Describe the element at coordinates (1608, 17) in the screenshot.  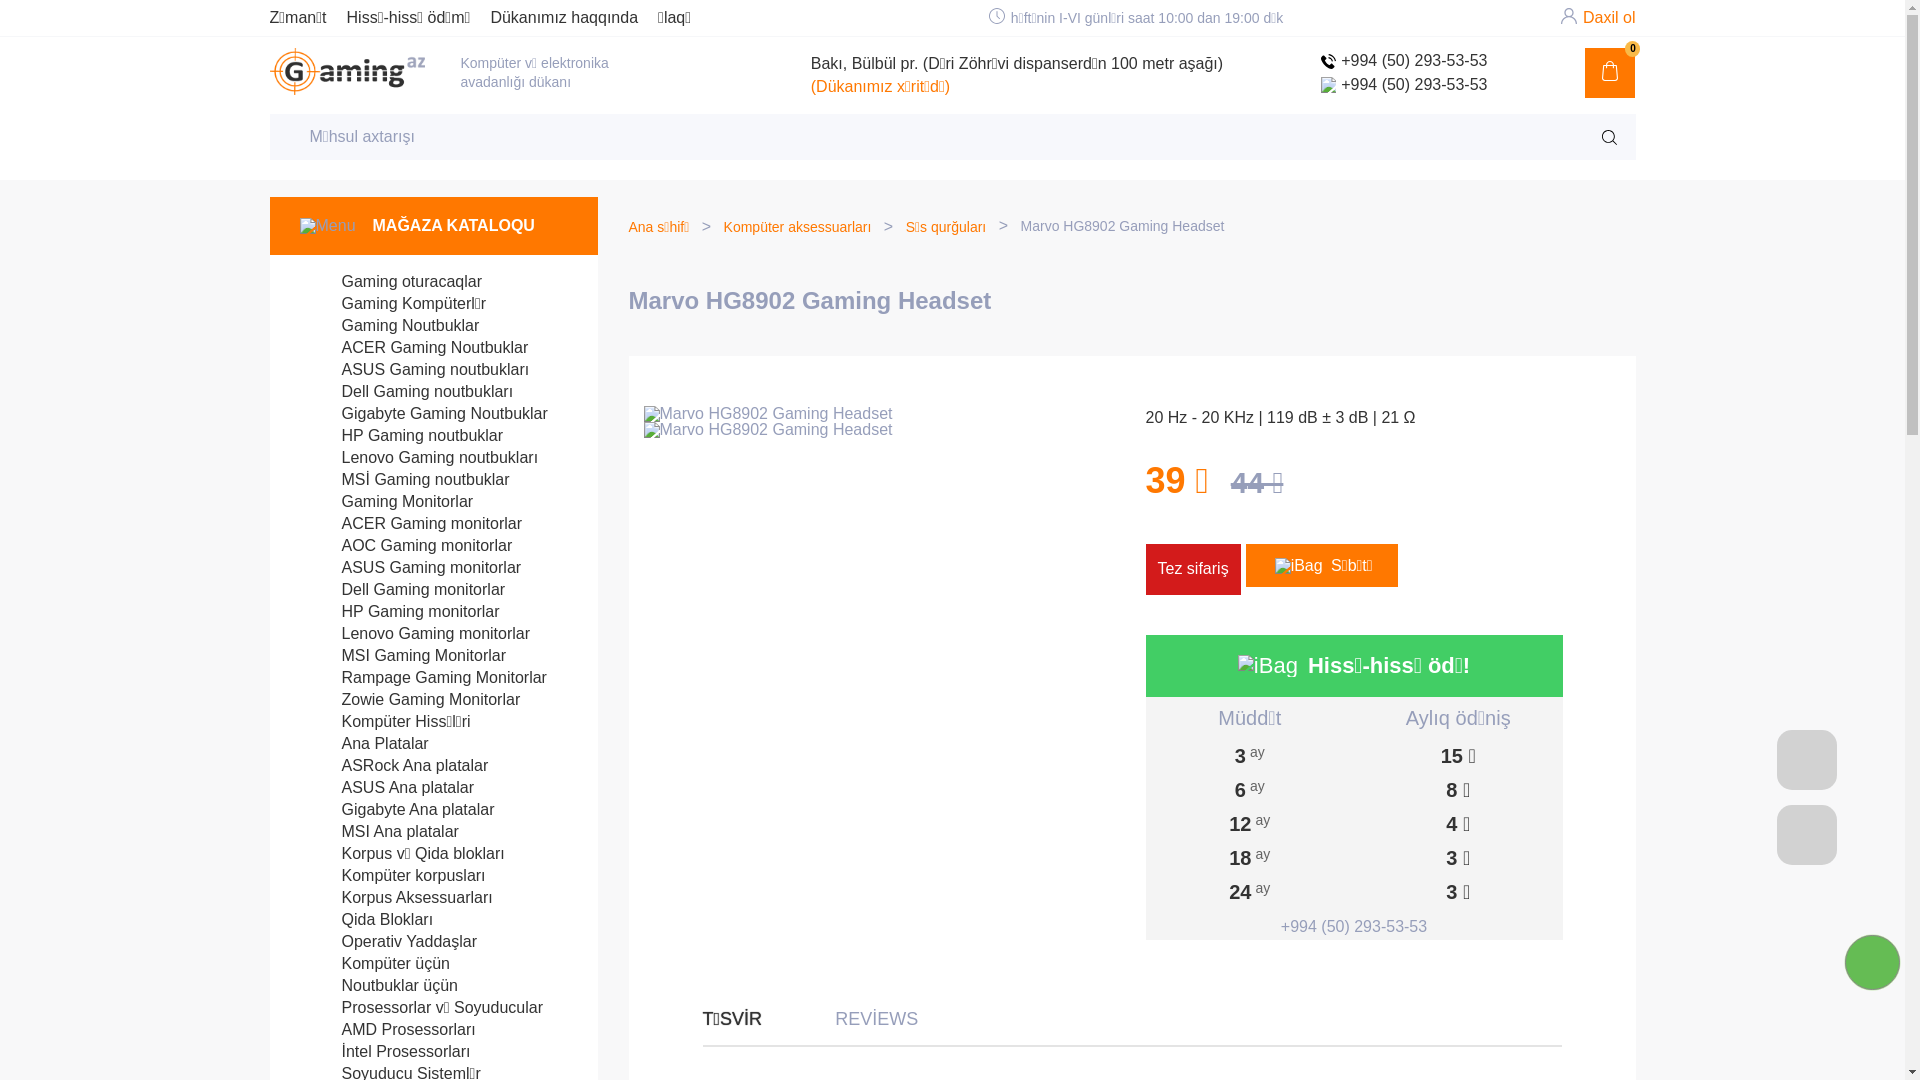
I see `'Daxil ol'` at that location.